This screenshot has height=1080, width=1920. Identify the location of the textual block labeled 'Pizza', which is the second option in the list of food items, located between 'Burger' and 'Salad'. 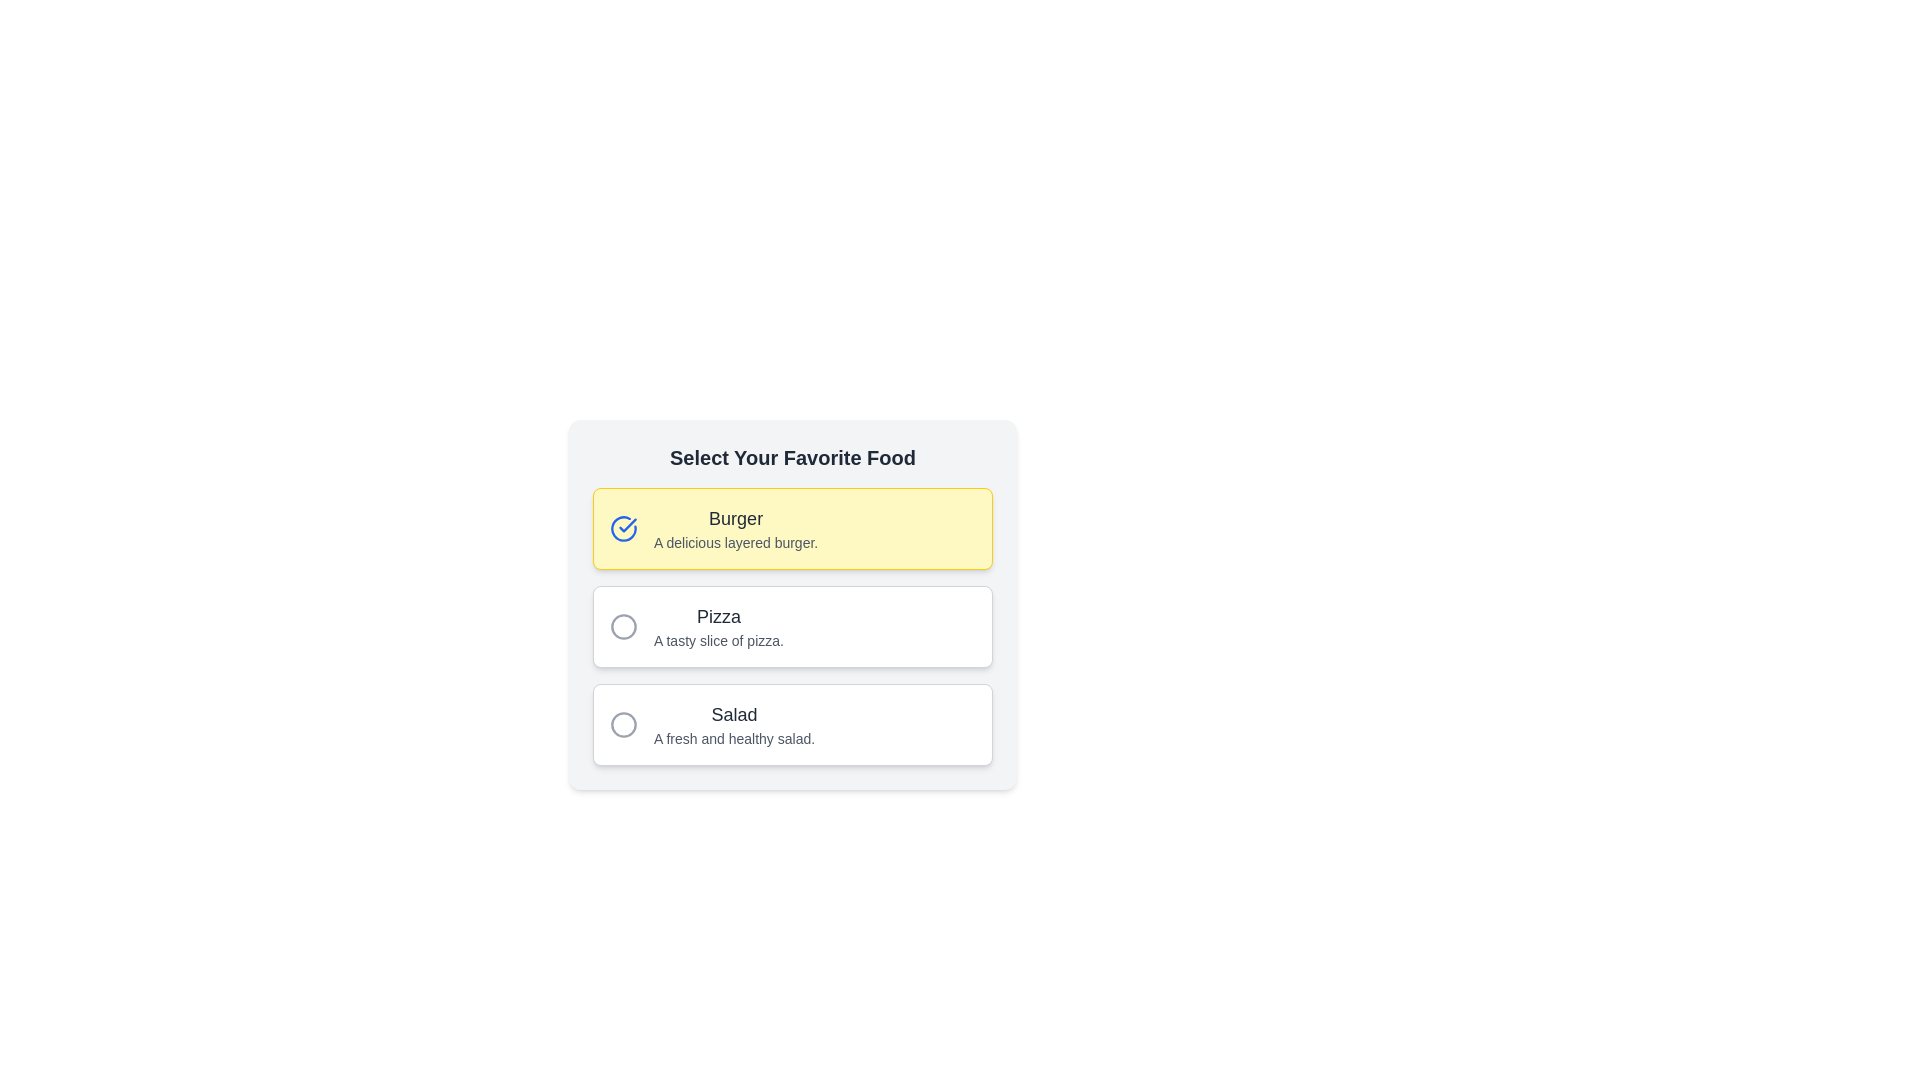
(719, 626).